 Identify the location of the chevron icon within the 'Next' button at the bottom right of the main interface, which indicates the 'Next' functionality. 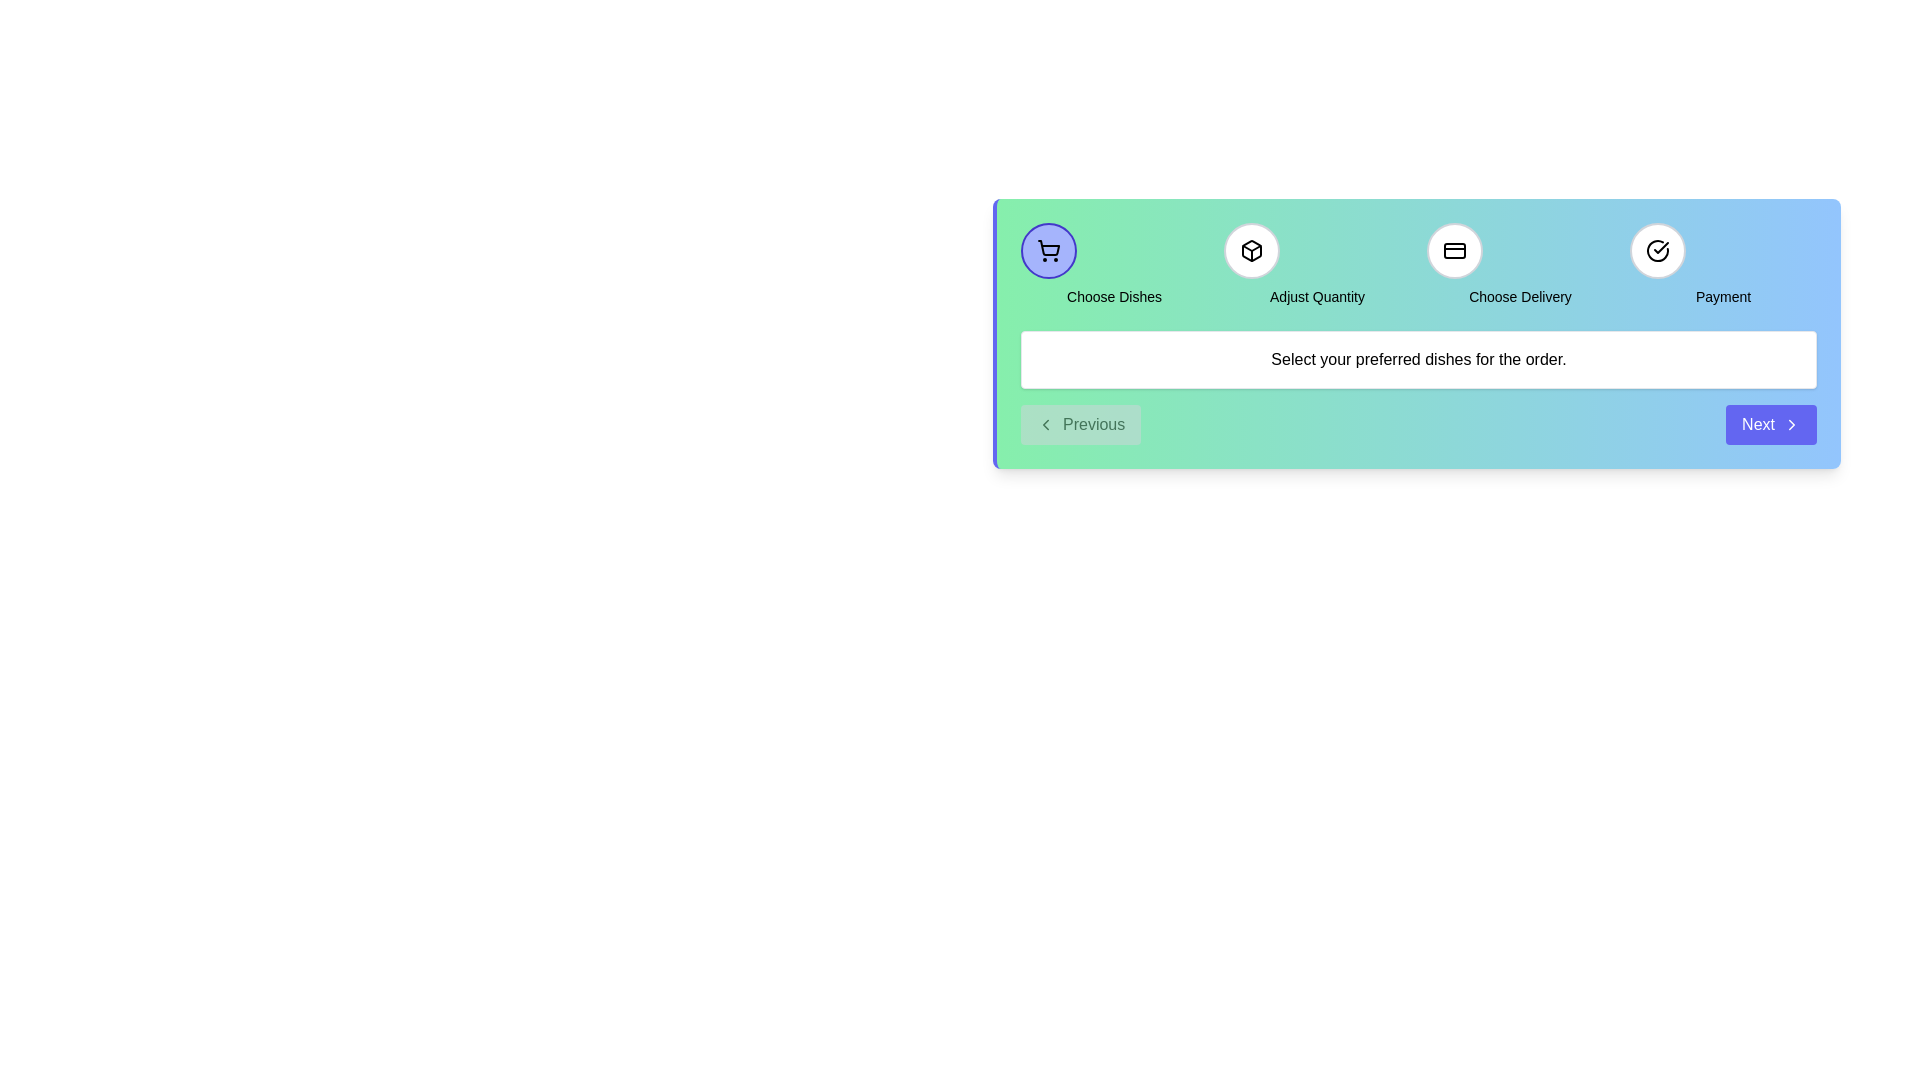
(1791, 423).